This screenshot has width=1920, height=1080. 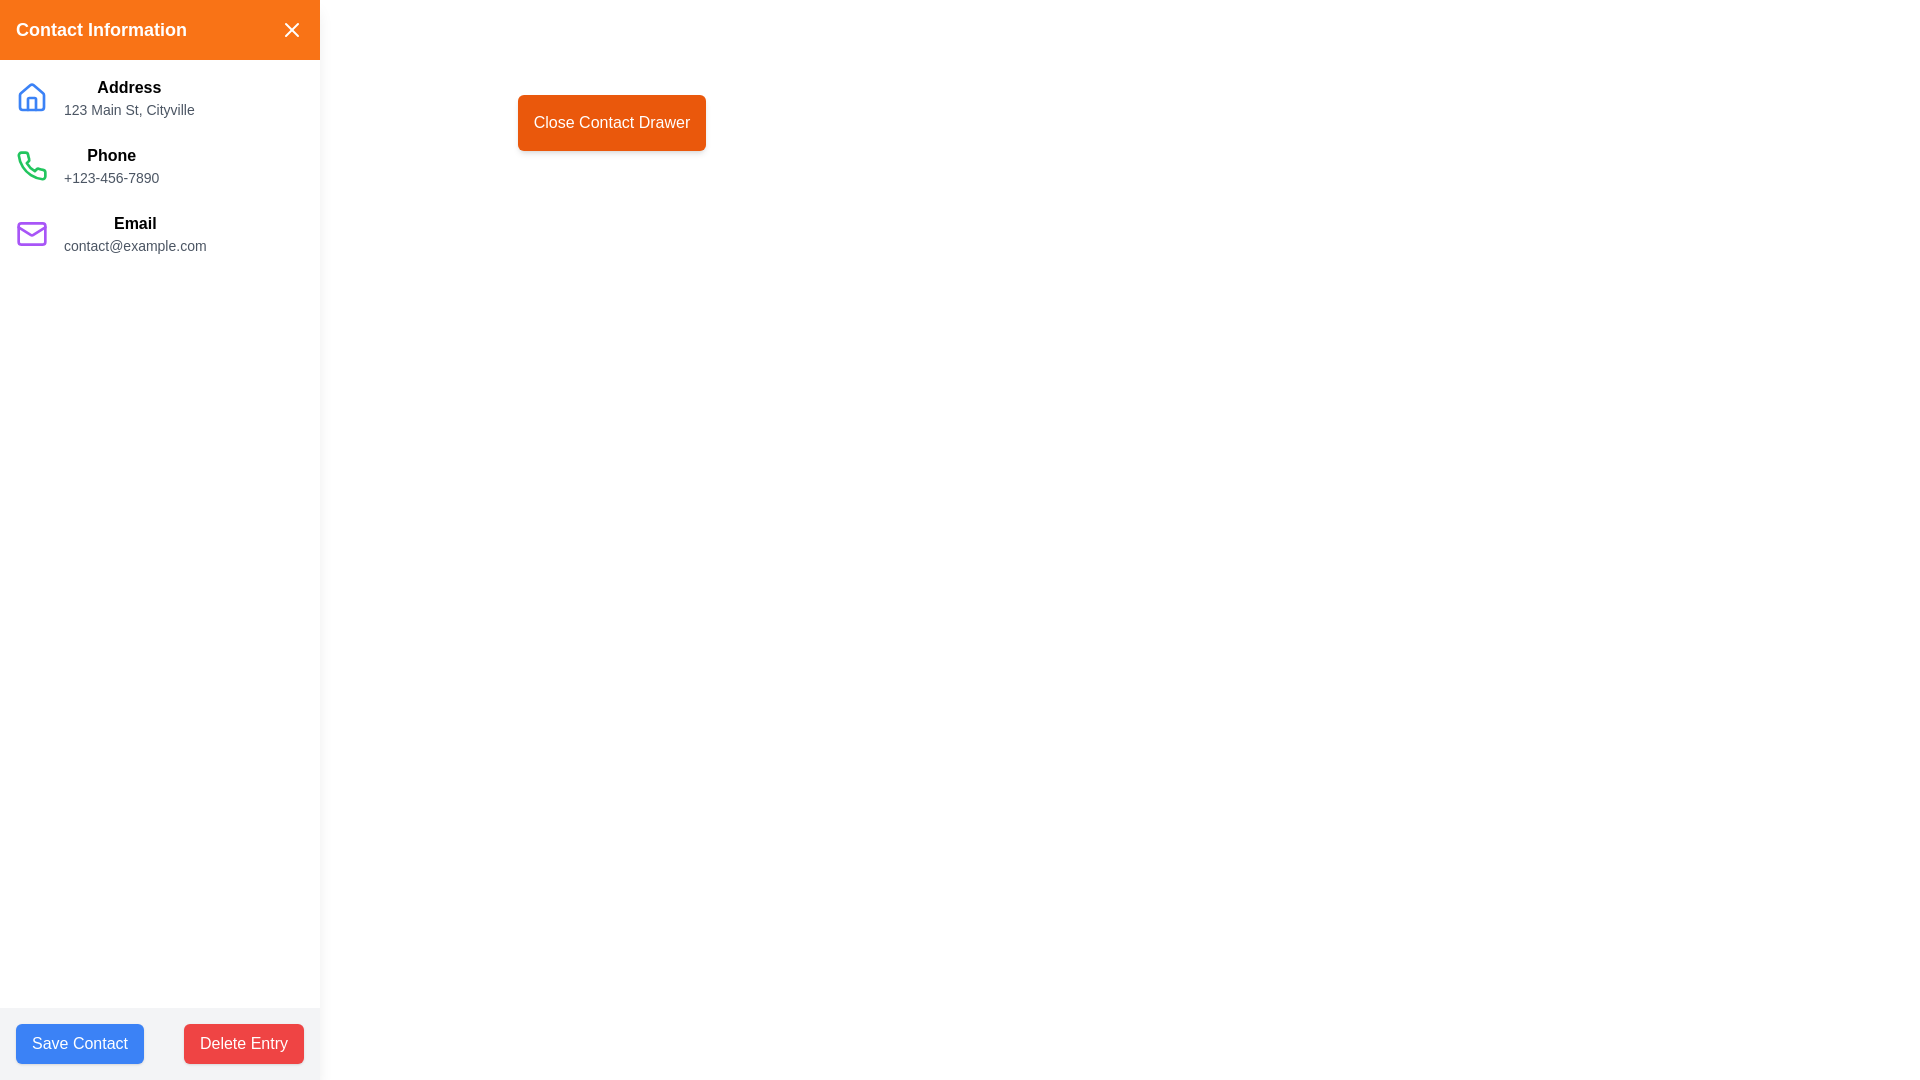 I want to click on the 'Phone' text element which displays the phone number '+123-456-7890', located under the 'Contact Information' heading, between 'Address' and 'Email', so click(x=110, y=164).